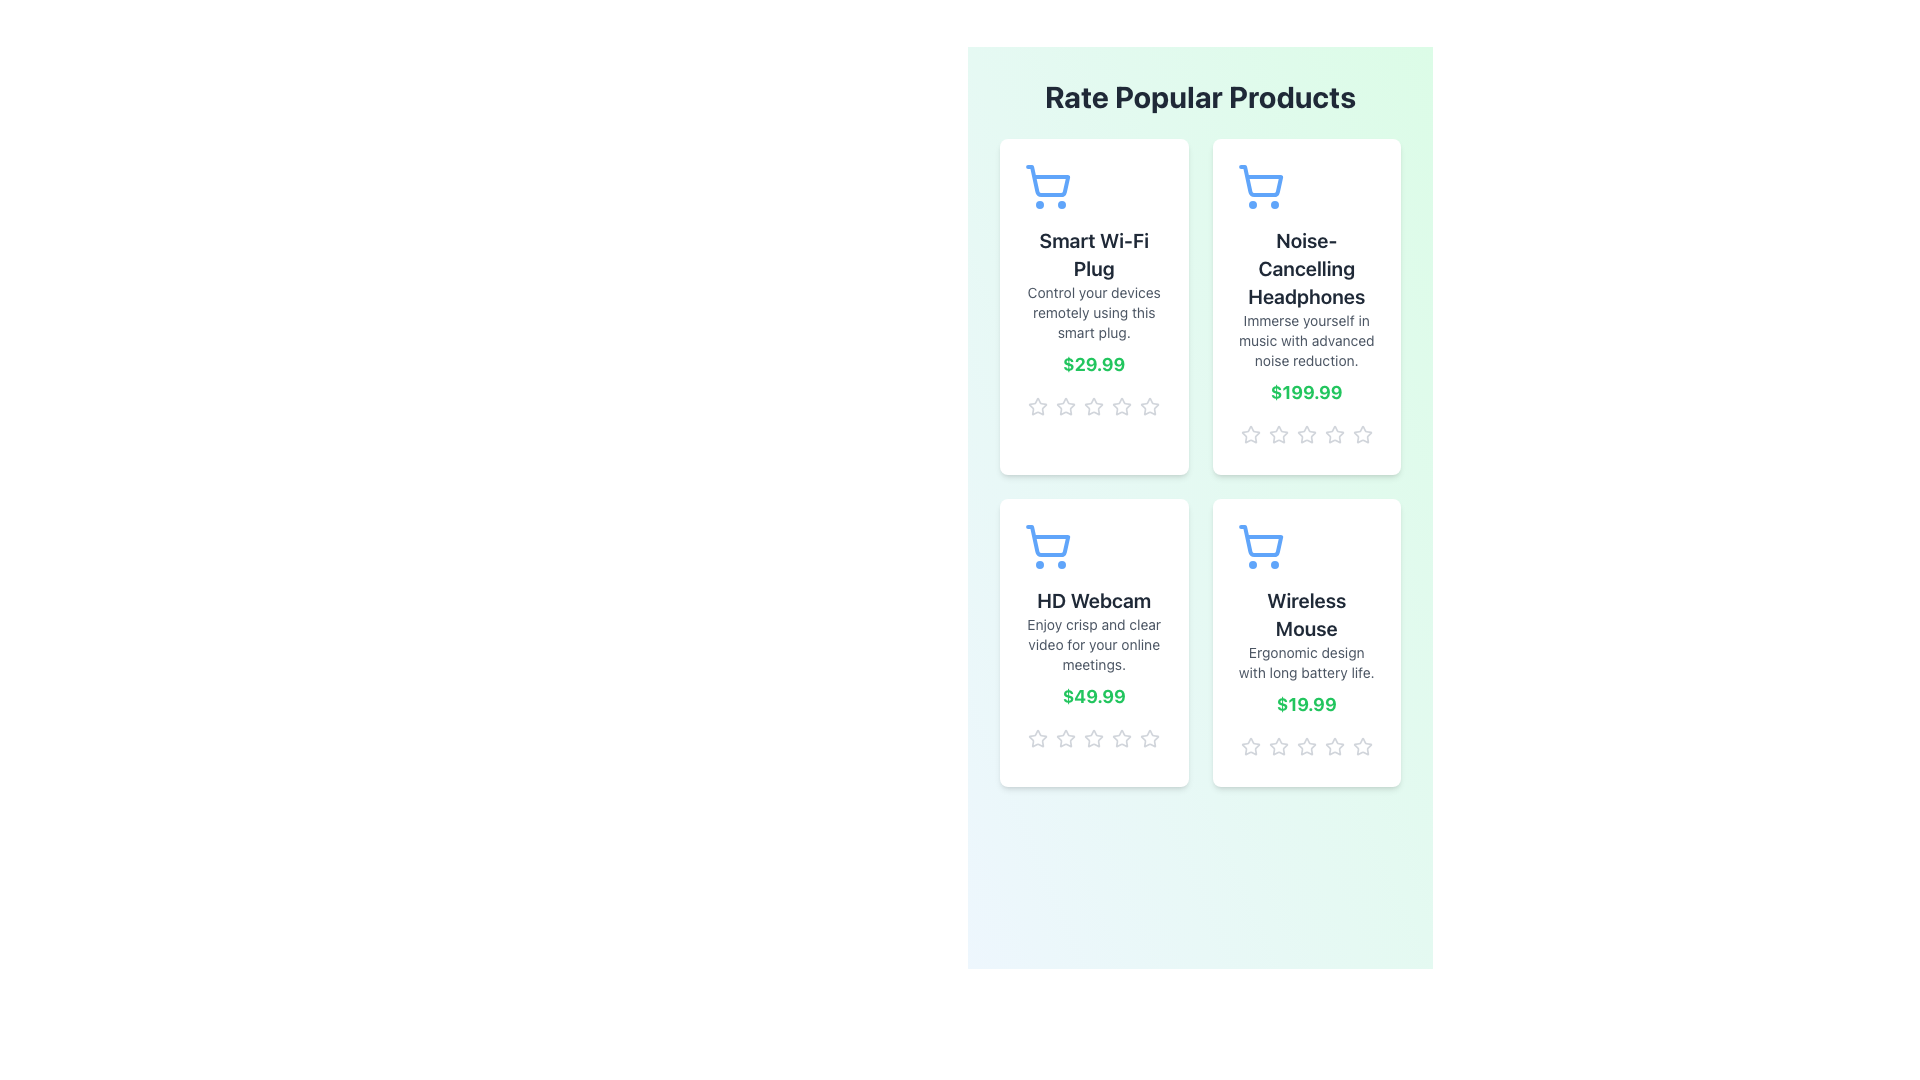 The height and width of the screenshot is (1080, 1920). What do you see at coordinates (1306, 613) in the screenshot?
I see `the static text label displaying the product name 'Wireless Mouse' located in the bottom-right section of the product grid` at bounding box center [1306, 613].